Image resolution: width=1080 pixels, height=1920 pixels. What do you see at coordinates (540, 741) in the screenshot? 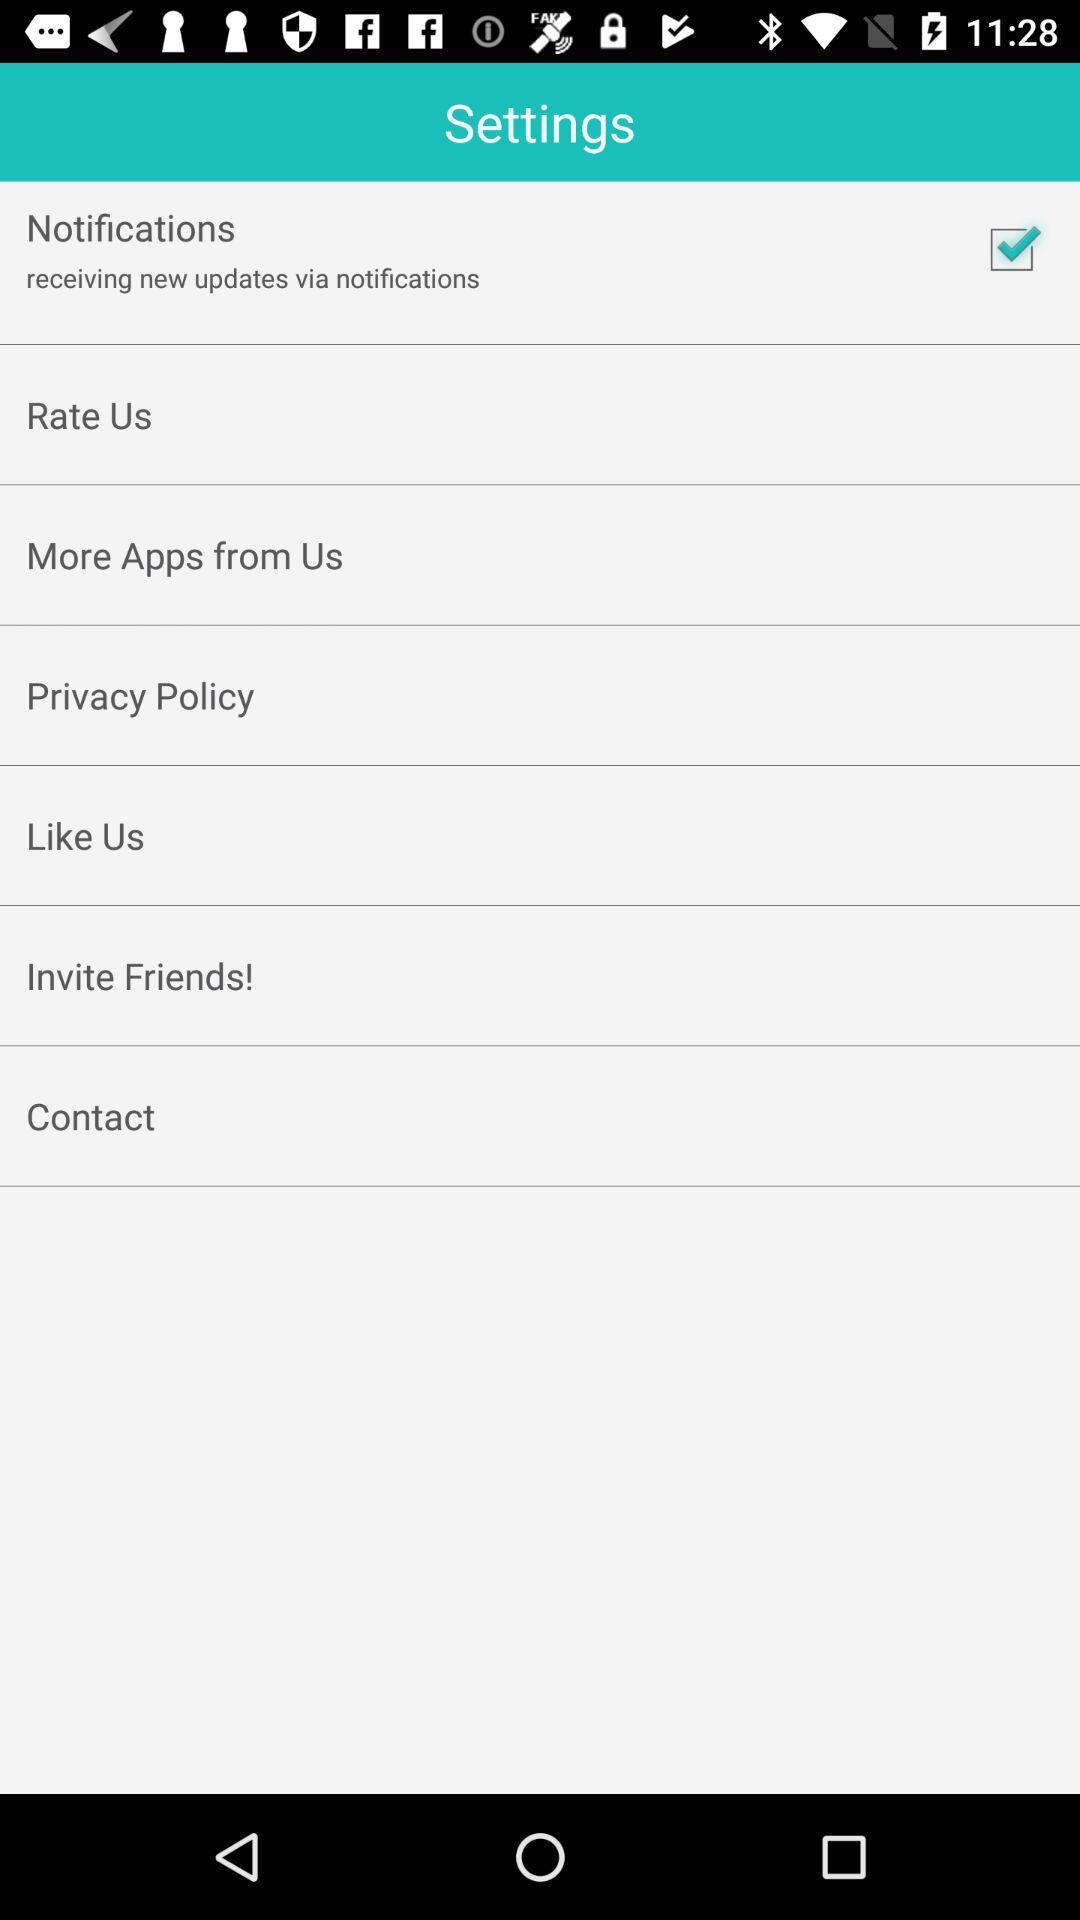
I see `item below privacy policy item` at bounding box center [540, 741].